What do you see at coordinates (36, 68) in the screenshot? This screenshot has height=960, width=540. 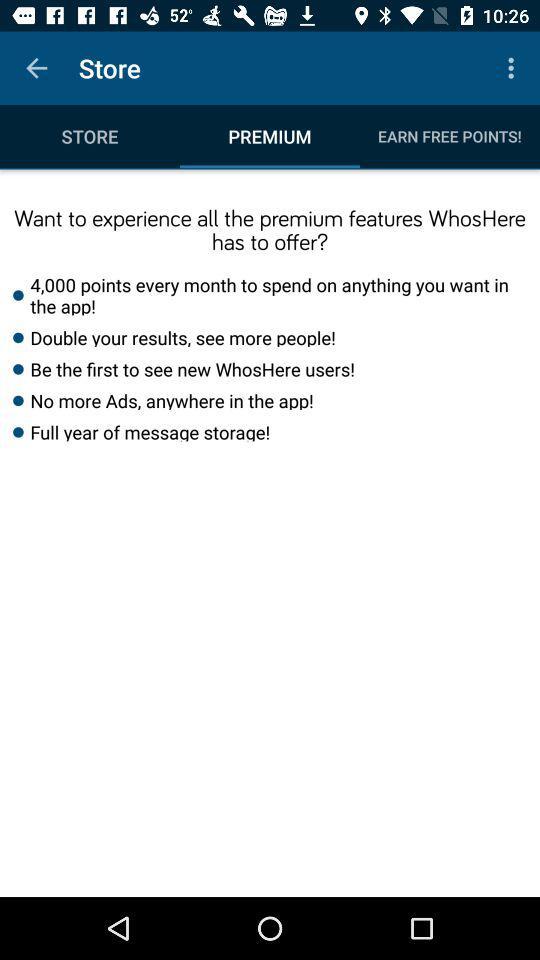 I see `item next to the store` at bounding box center [36, 68].